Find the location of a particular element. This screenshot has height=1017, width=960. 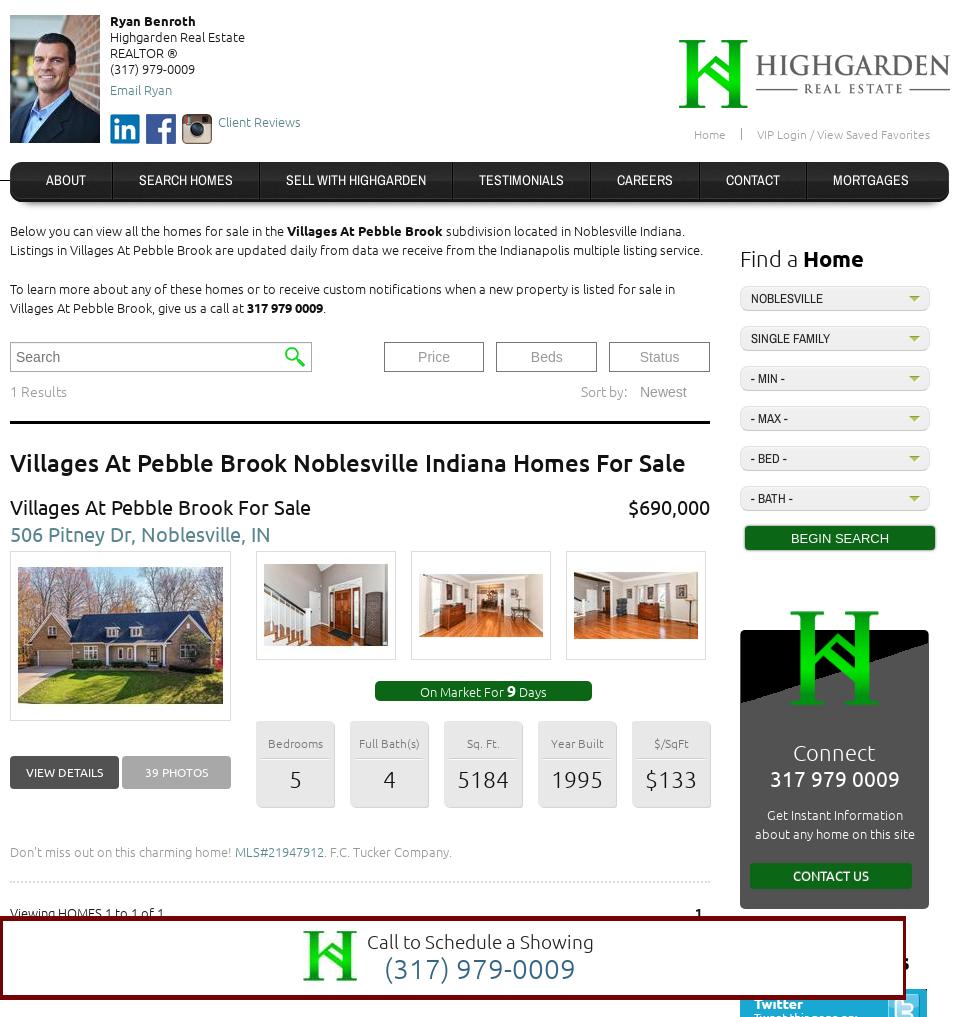

'Beds' is located at coordinates (529, 355).